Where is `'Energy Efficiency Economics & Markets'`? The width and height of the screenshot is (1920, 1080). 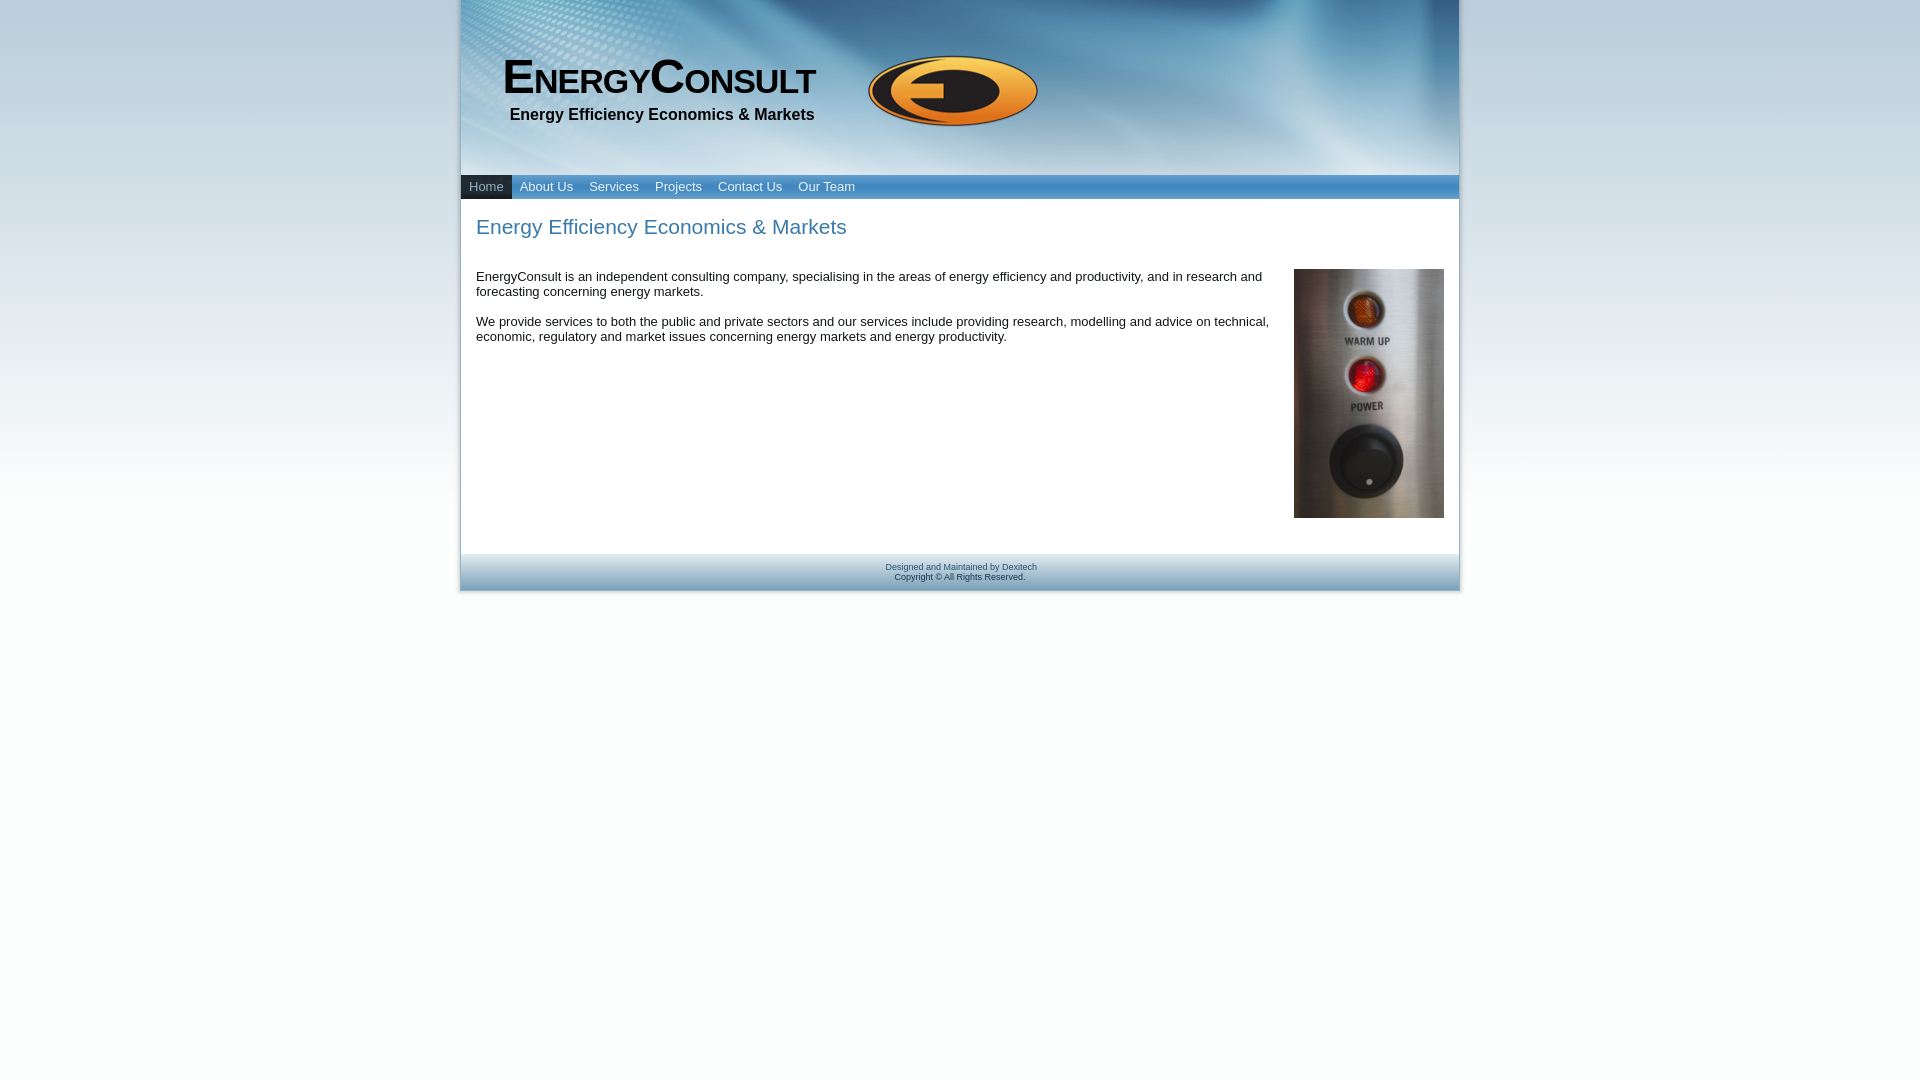
'Energy Efficiency Economics & Markets' is located at coordinates (661, 225).